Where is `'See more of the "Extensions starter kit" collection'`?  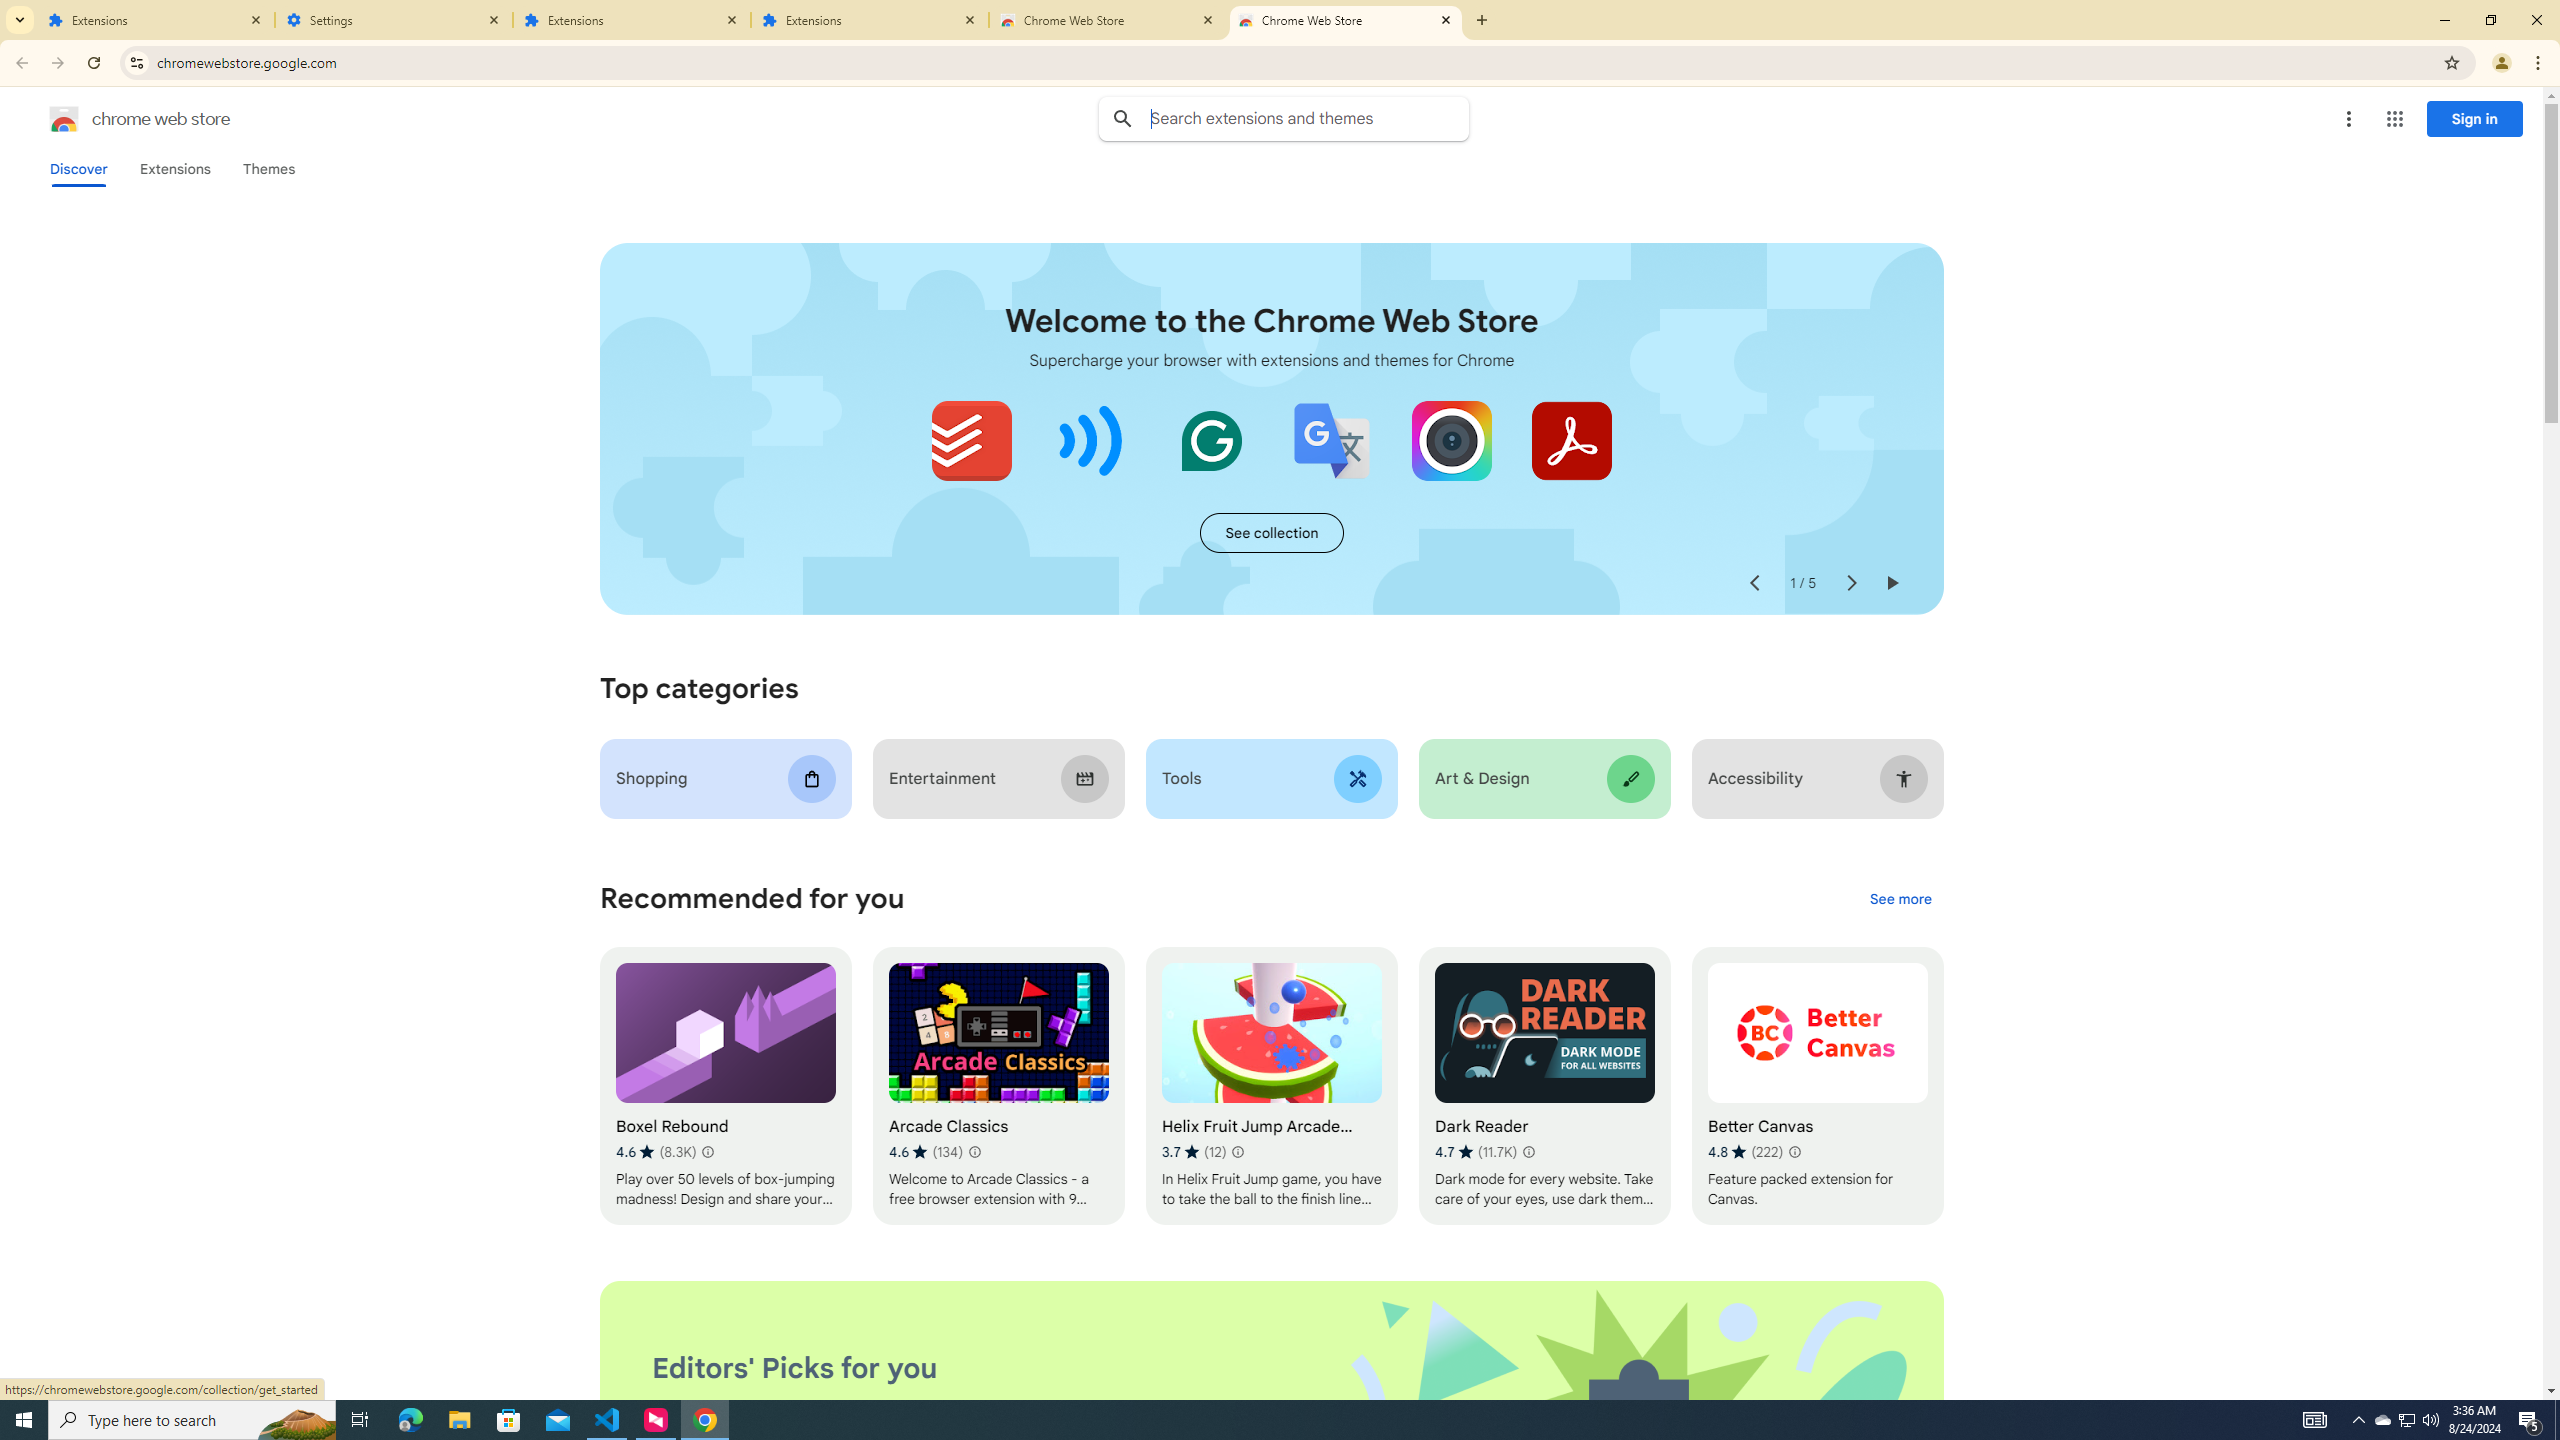 'See more of the "Extensions starter kit" collection' is located at coordinates (1271, 532).